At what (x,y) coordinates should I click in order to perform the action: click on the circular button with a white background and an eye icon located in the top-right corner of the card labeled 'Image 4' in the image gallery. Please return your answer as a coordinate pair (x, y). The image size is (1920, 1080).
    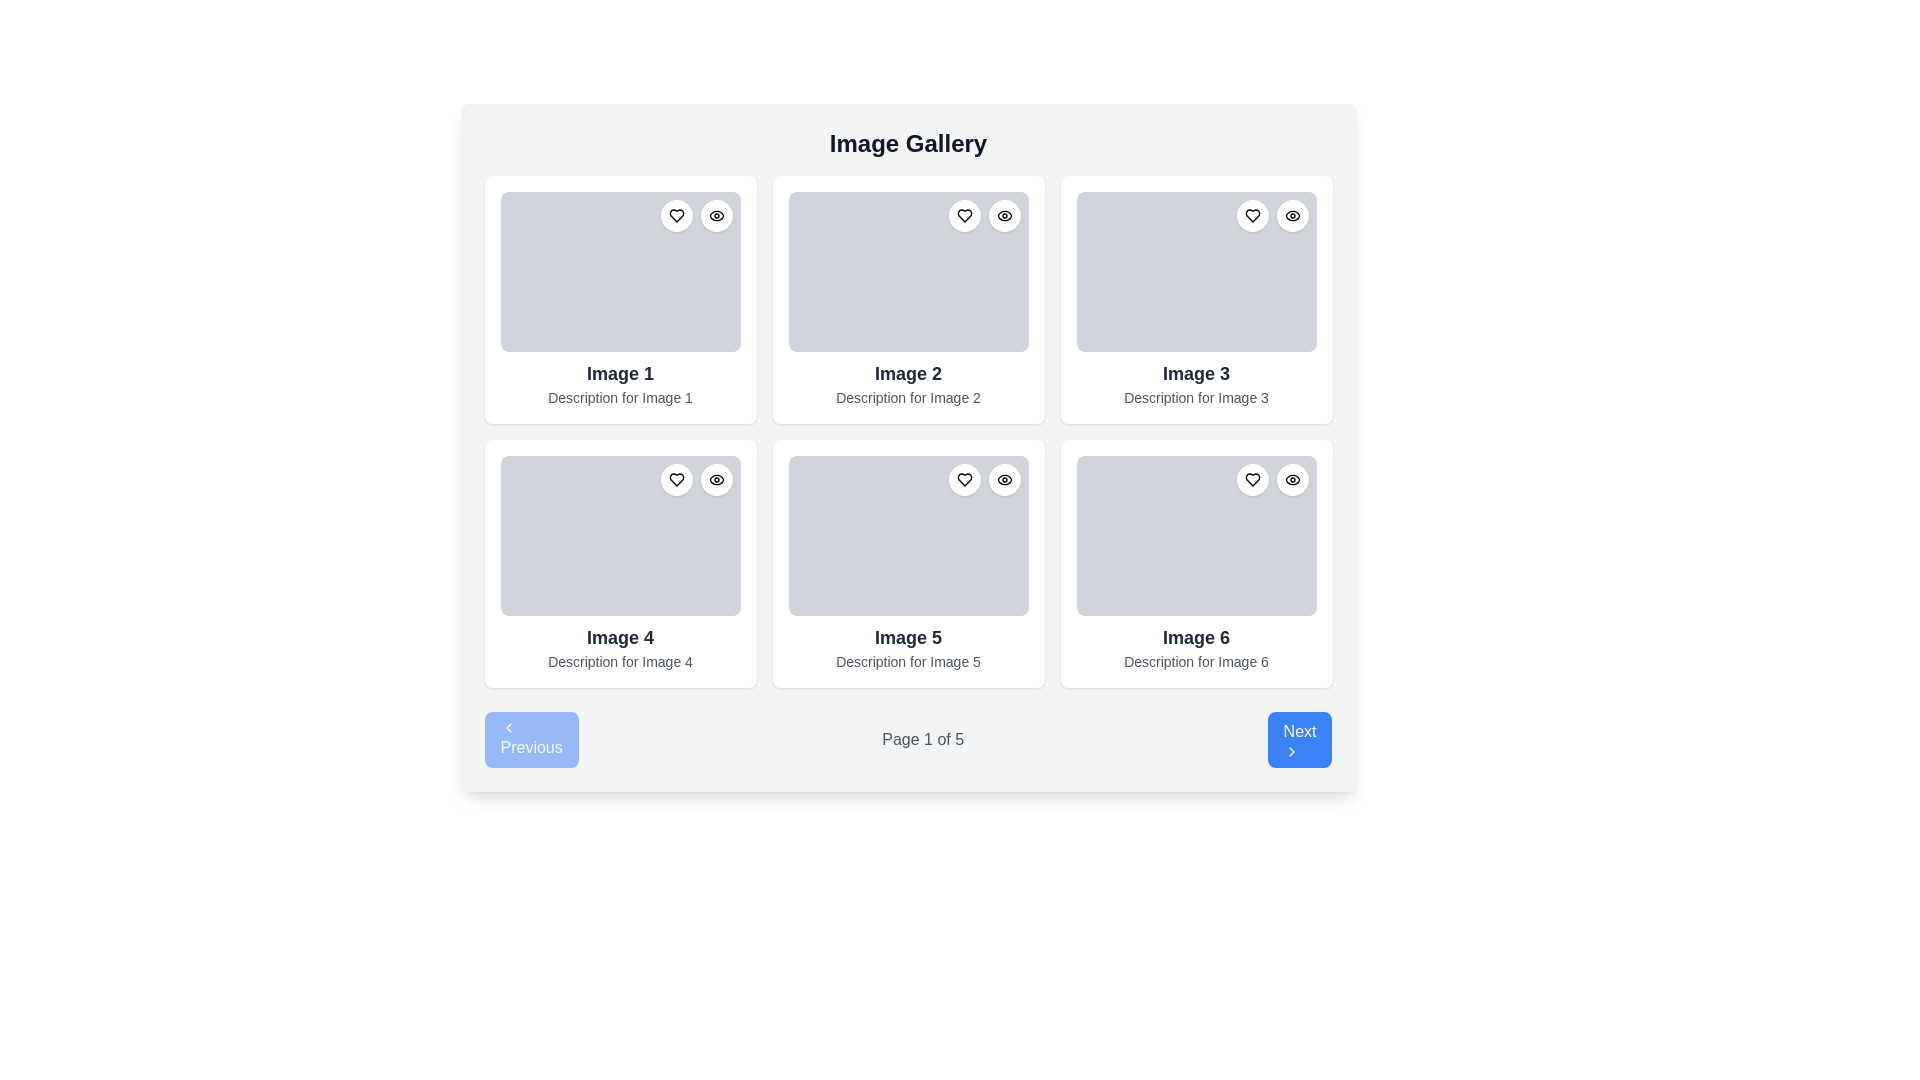
    Looking at the image, I should click on (716, 479).